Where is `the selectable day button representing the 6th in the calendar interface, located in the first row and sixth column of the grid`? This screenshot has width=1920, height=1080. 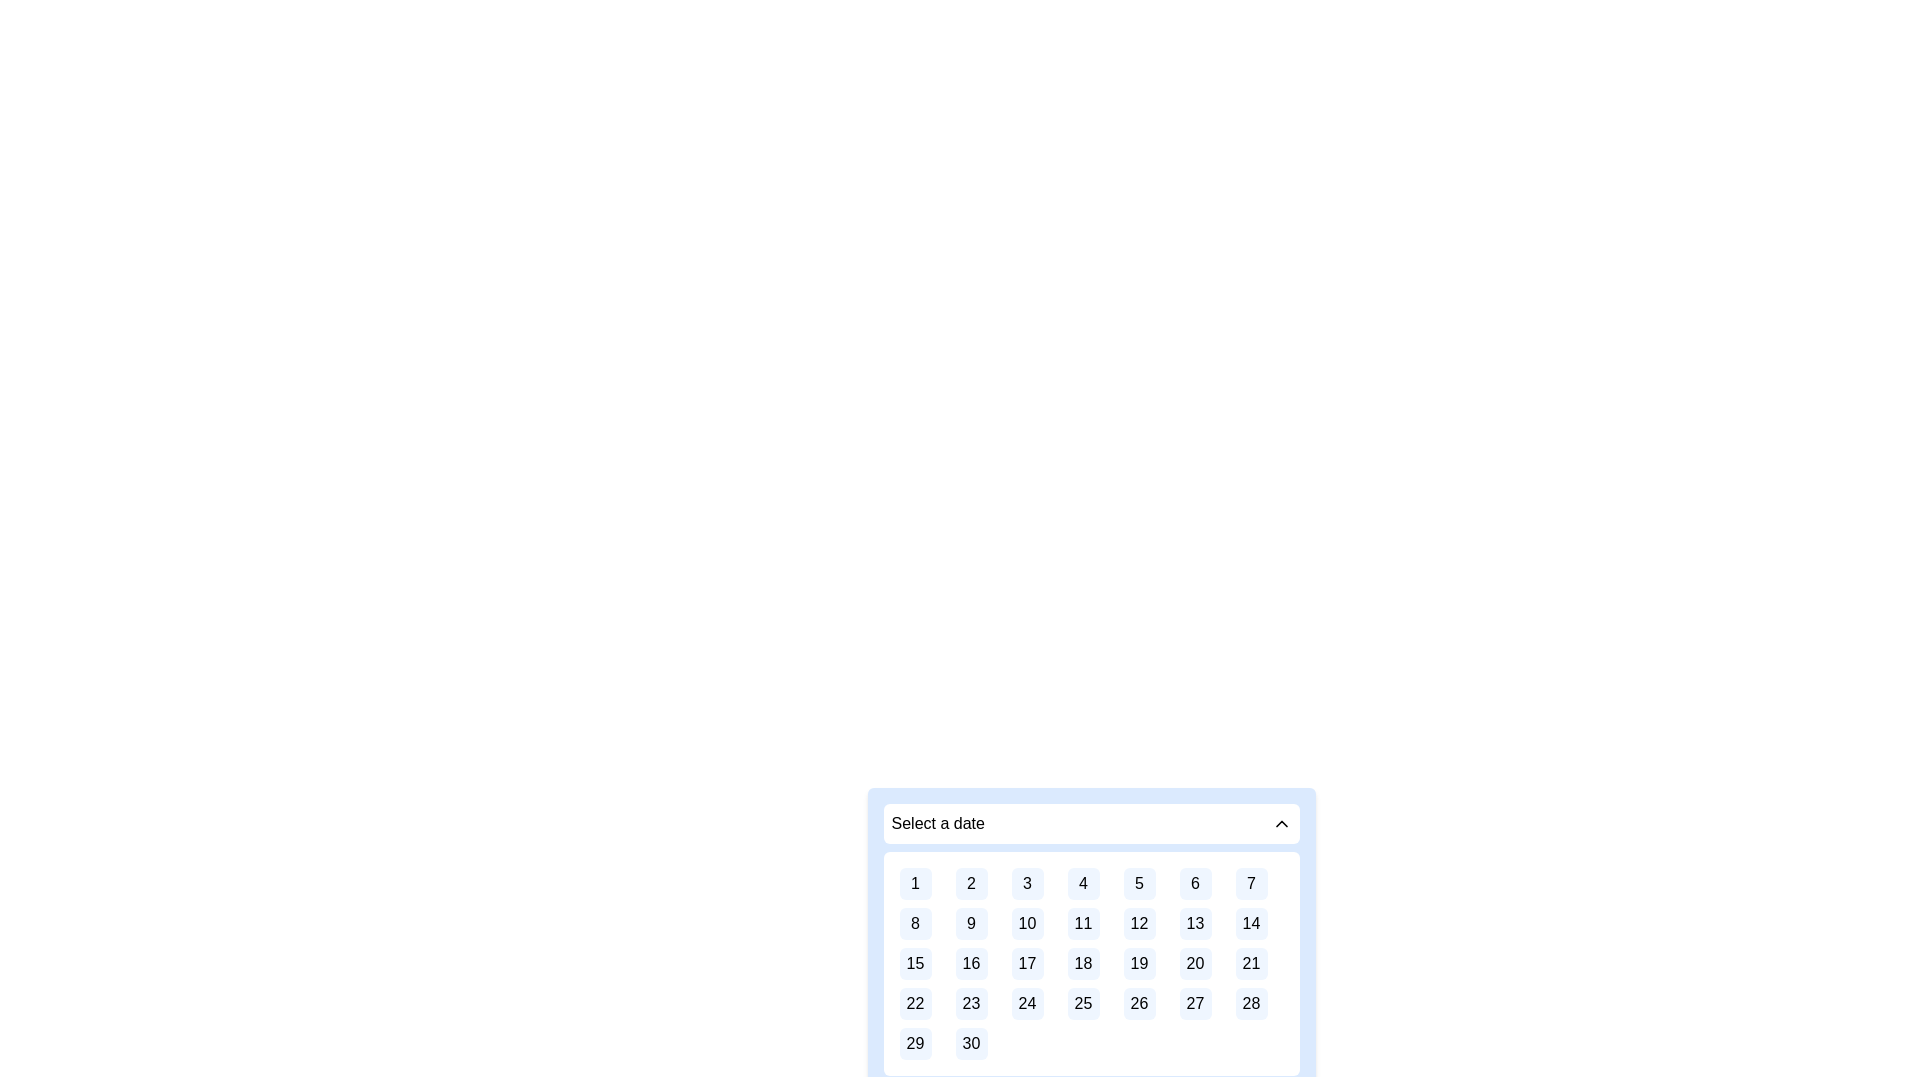
the selectable day button representing the 6th in the calendar interface, located in the first row and sixth column of the grid is located at coordinates (1195, 882).